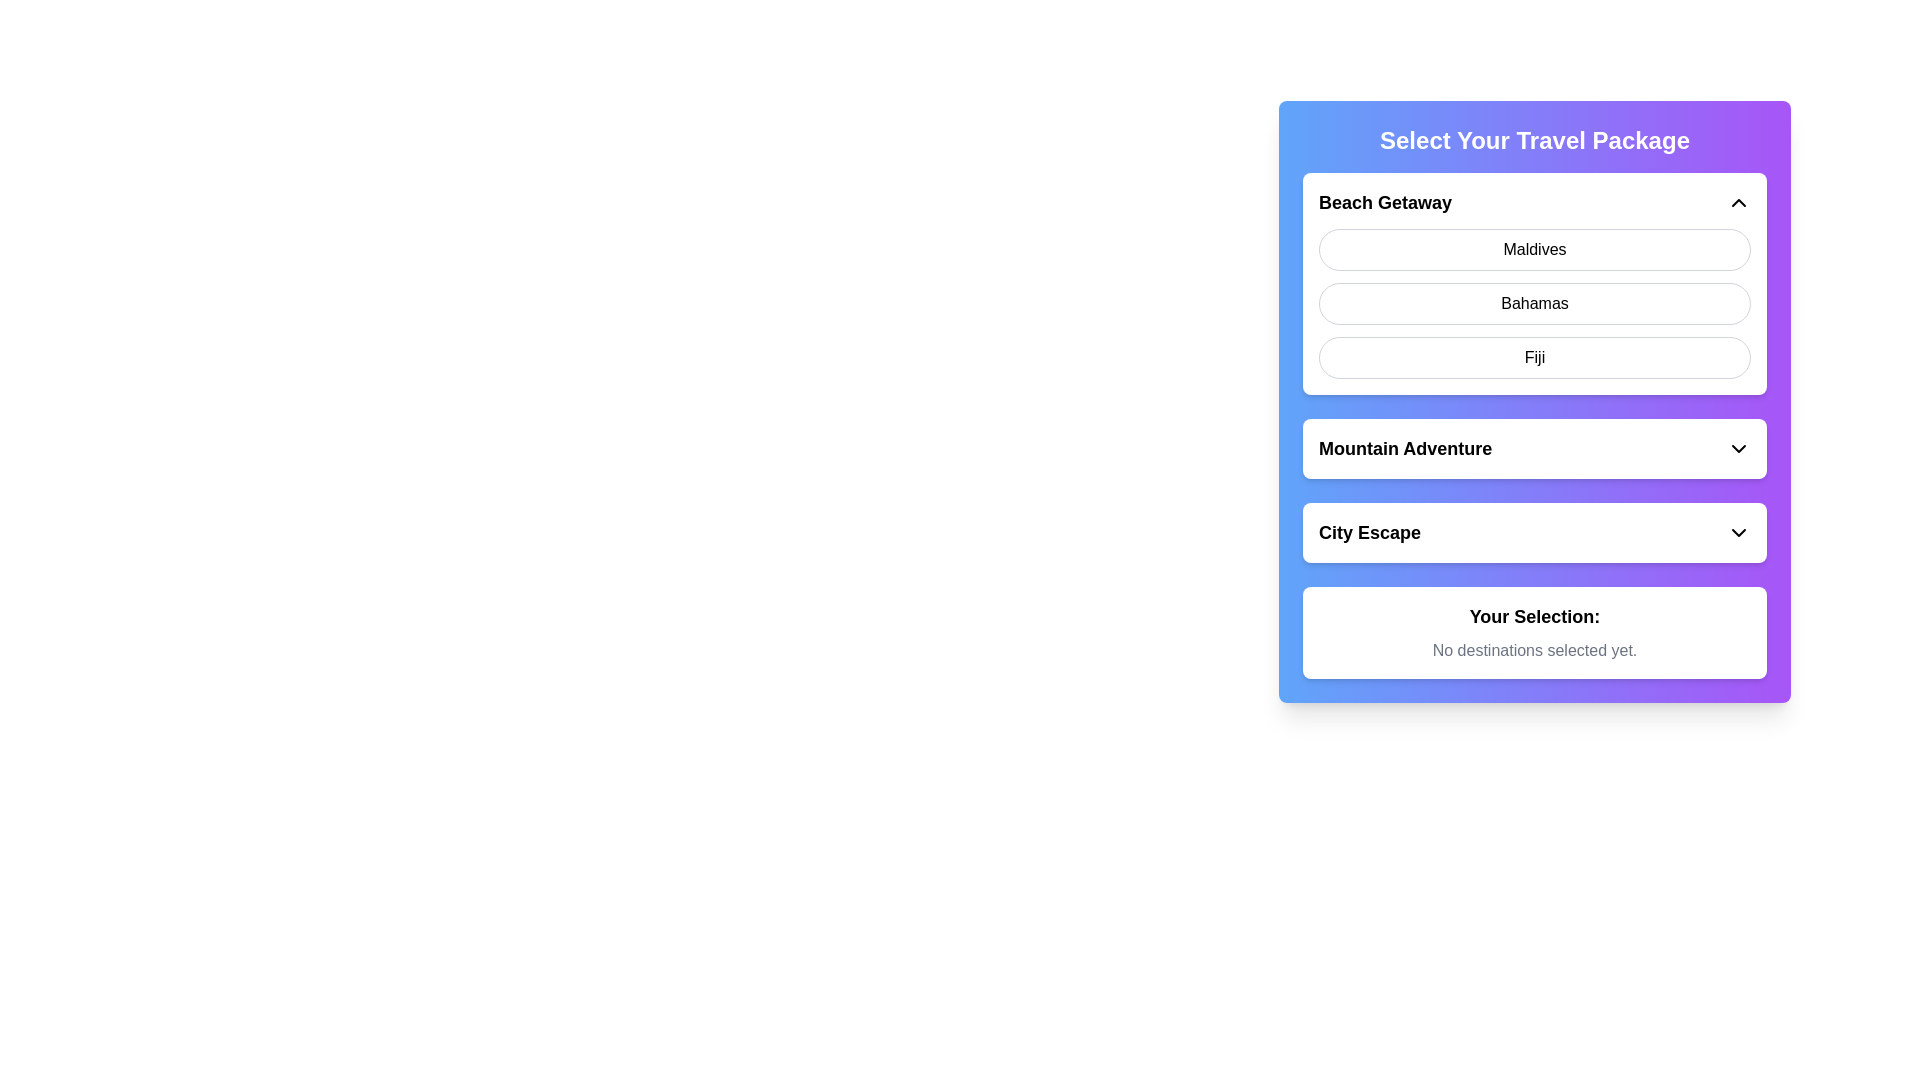  I want to click on the expand/collapse toggle button at the far-right end of the 'Mountain Adventure' section, so click(1737, 447).